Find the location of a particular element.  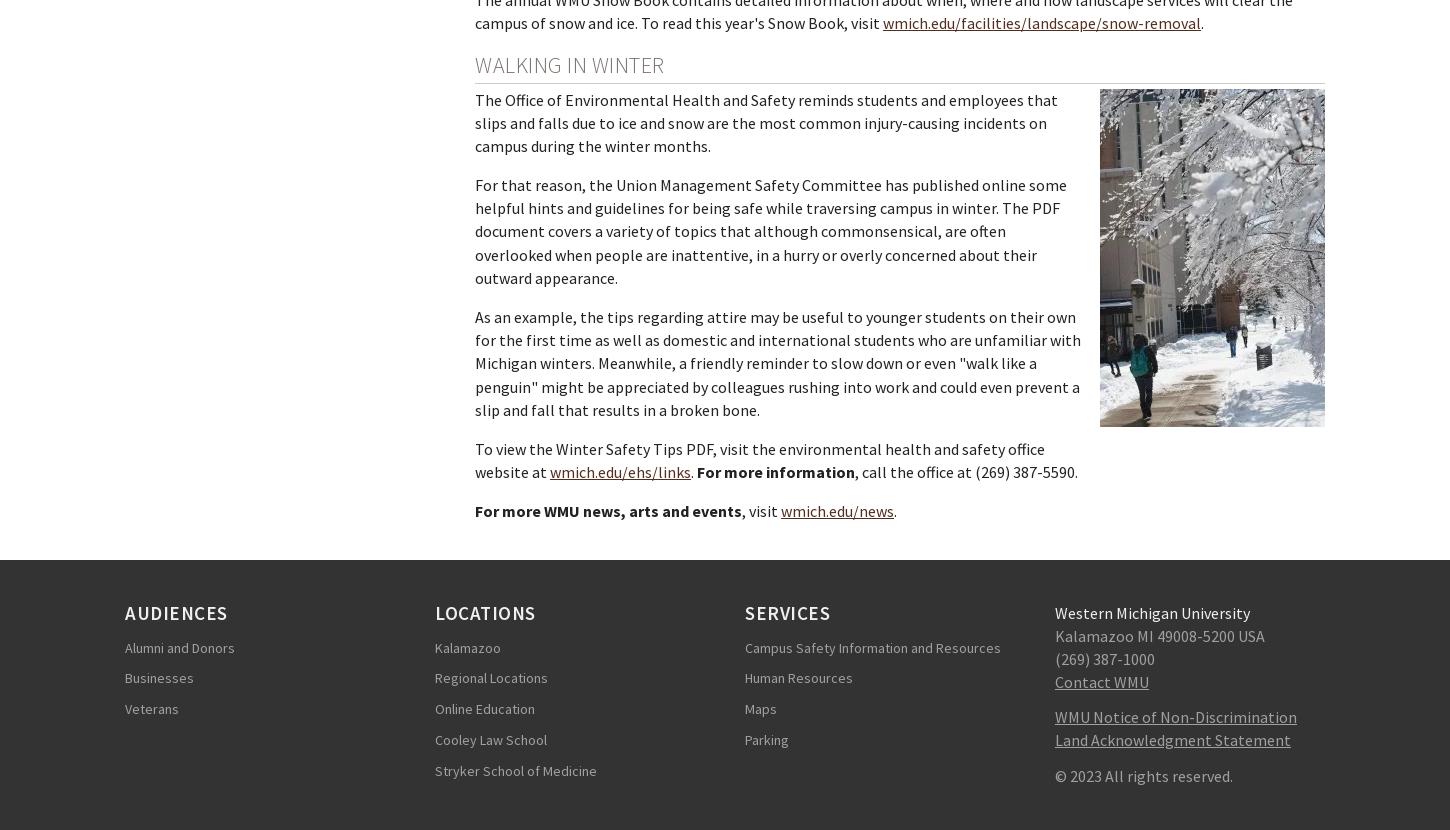

'© 2023 All rights reserved.' is located at coordinates (1143, 774).